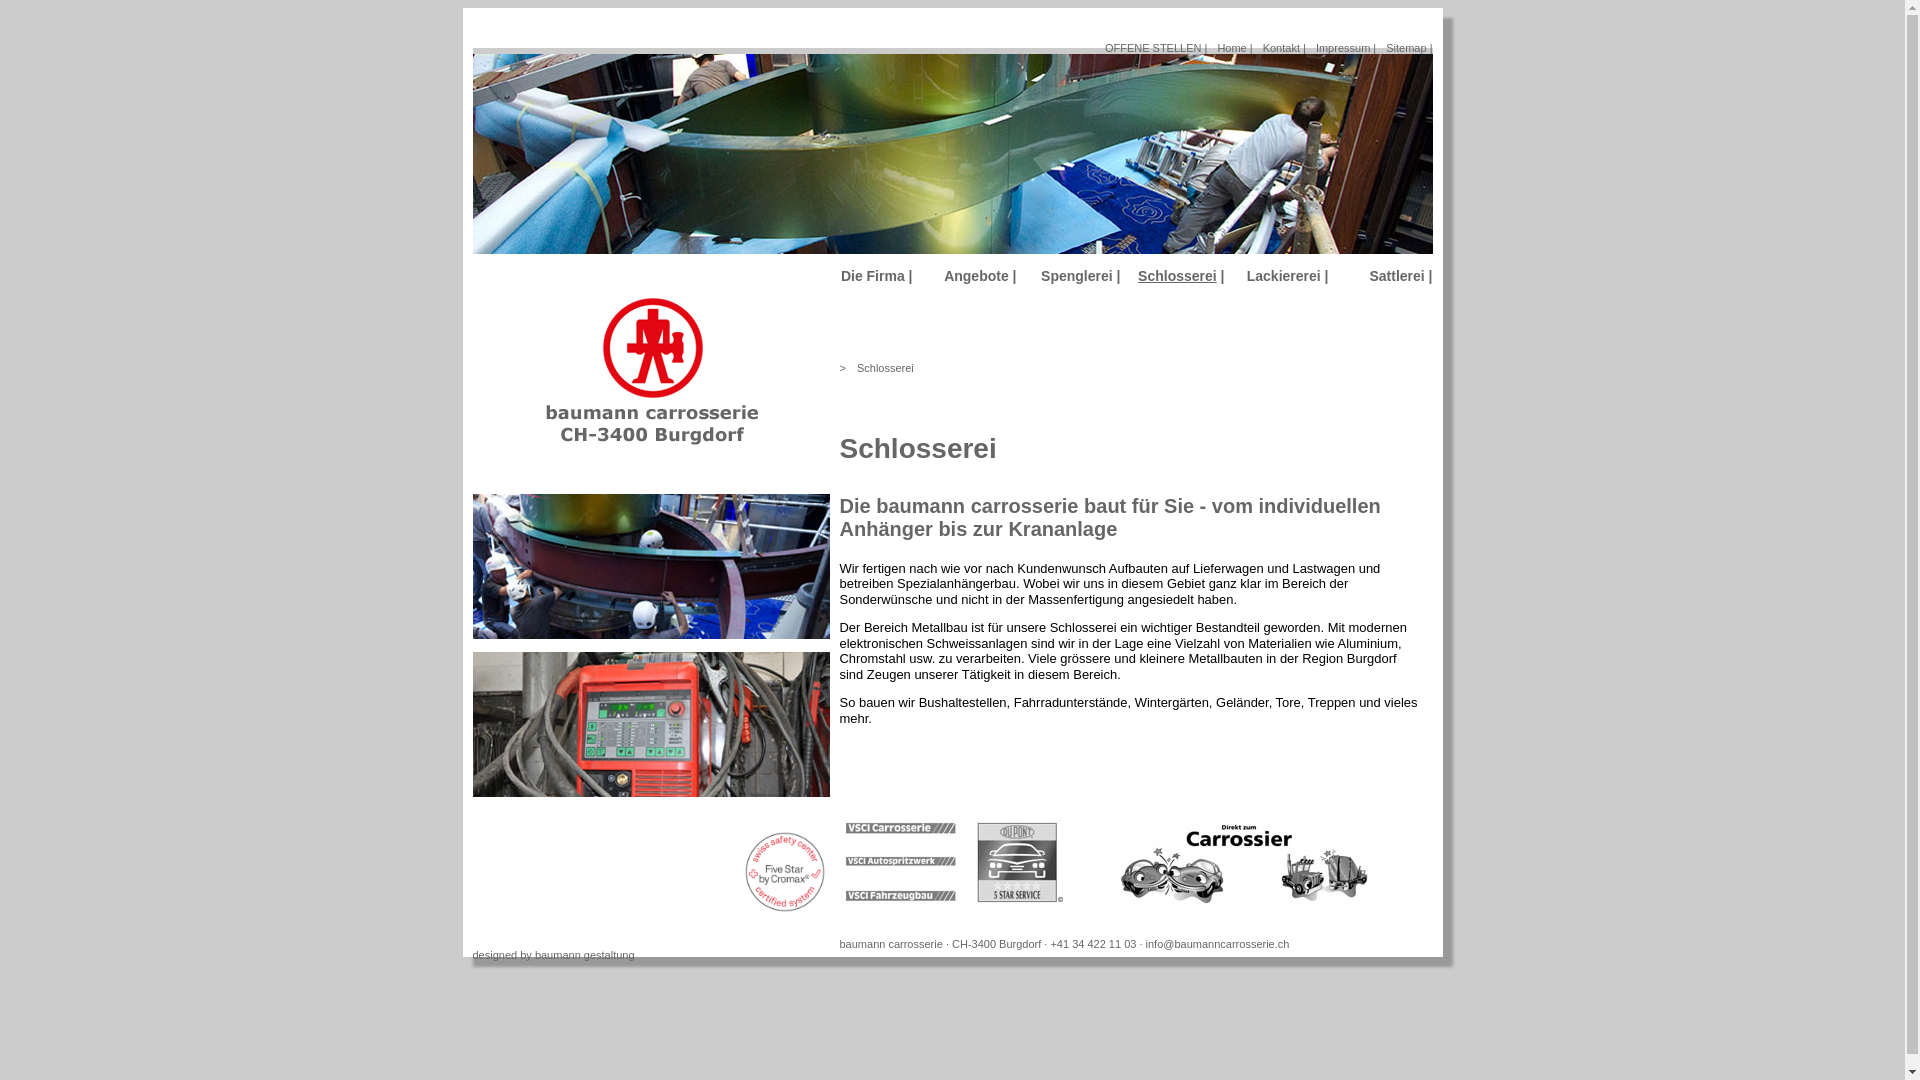 The height and width of the screenshot is (1080, 1920). I want to click on 'OFFENE STELLEN', so click(1103, 46).